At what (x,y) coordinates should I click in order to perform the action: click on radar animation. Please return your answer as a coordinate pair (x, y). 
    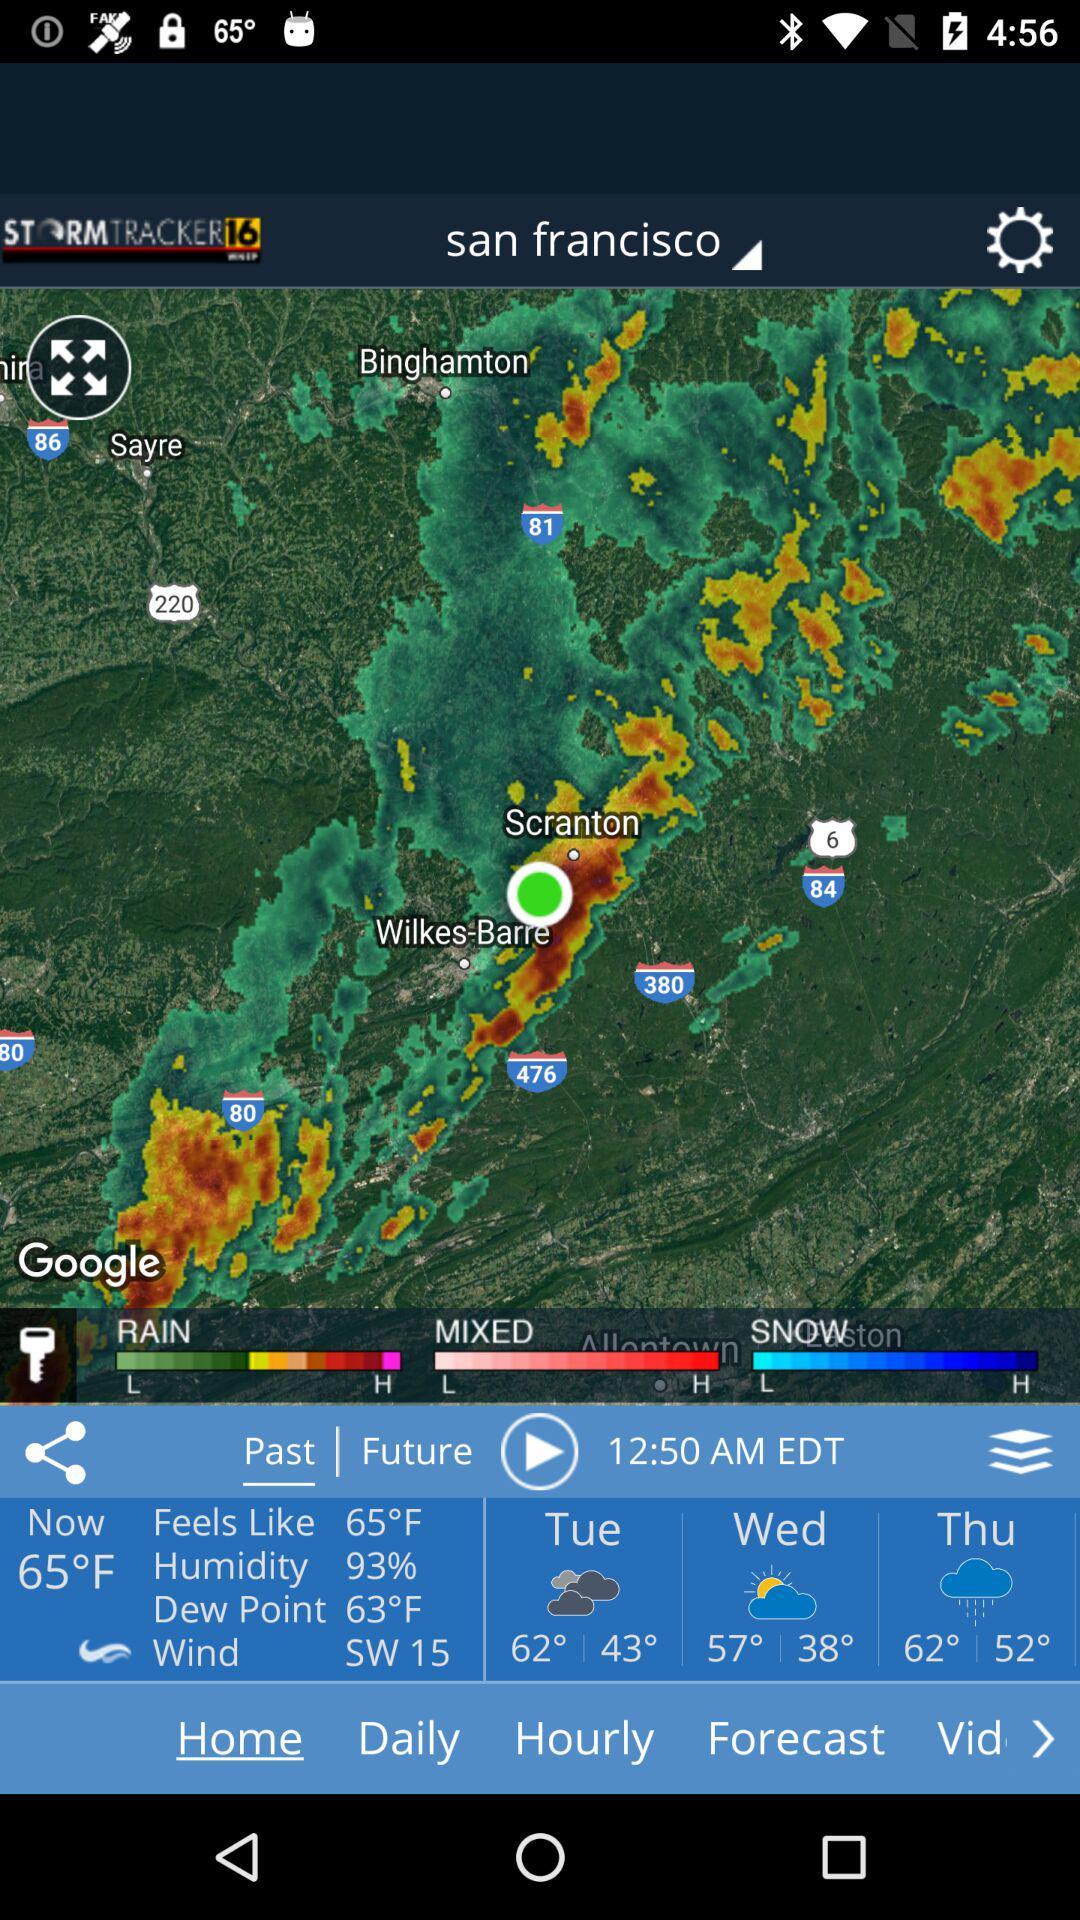
    Looking at the image, I should click on (538, 1451).